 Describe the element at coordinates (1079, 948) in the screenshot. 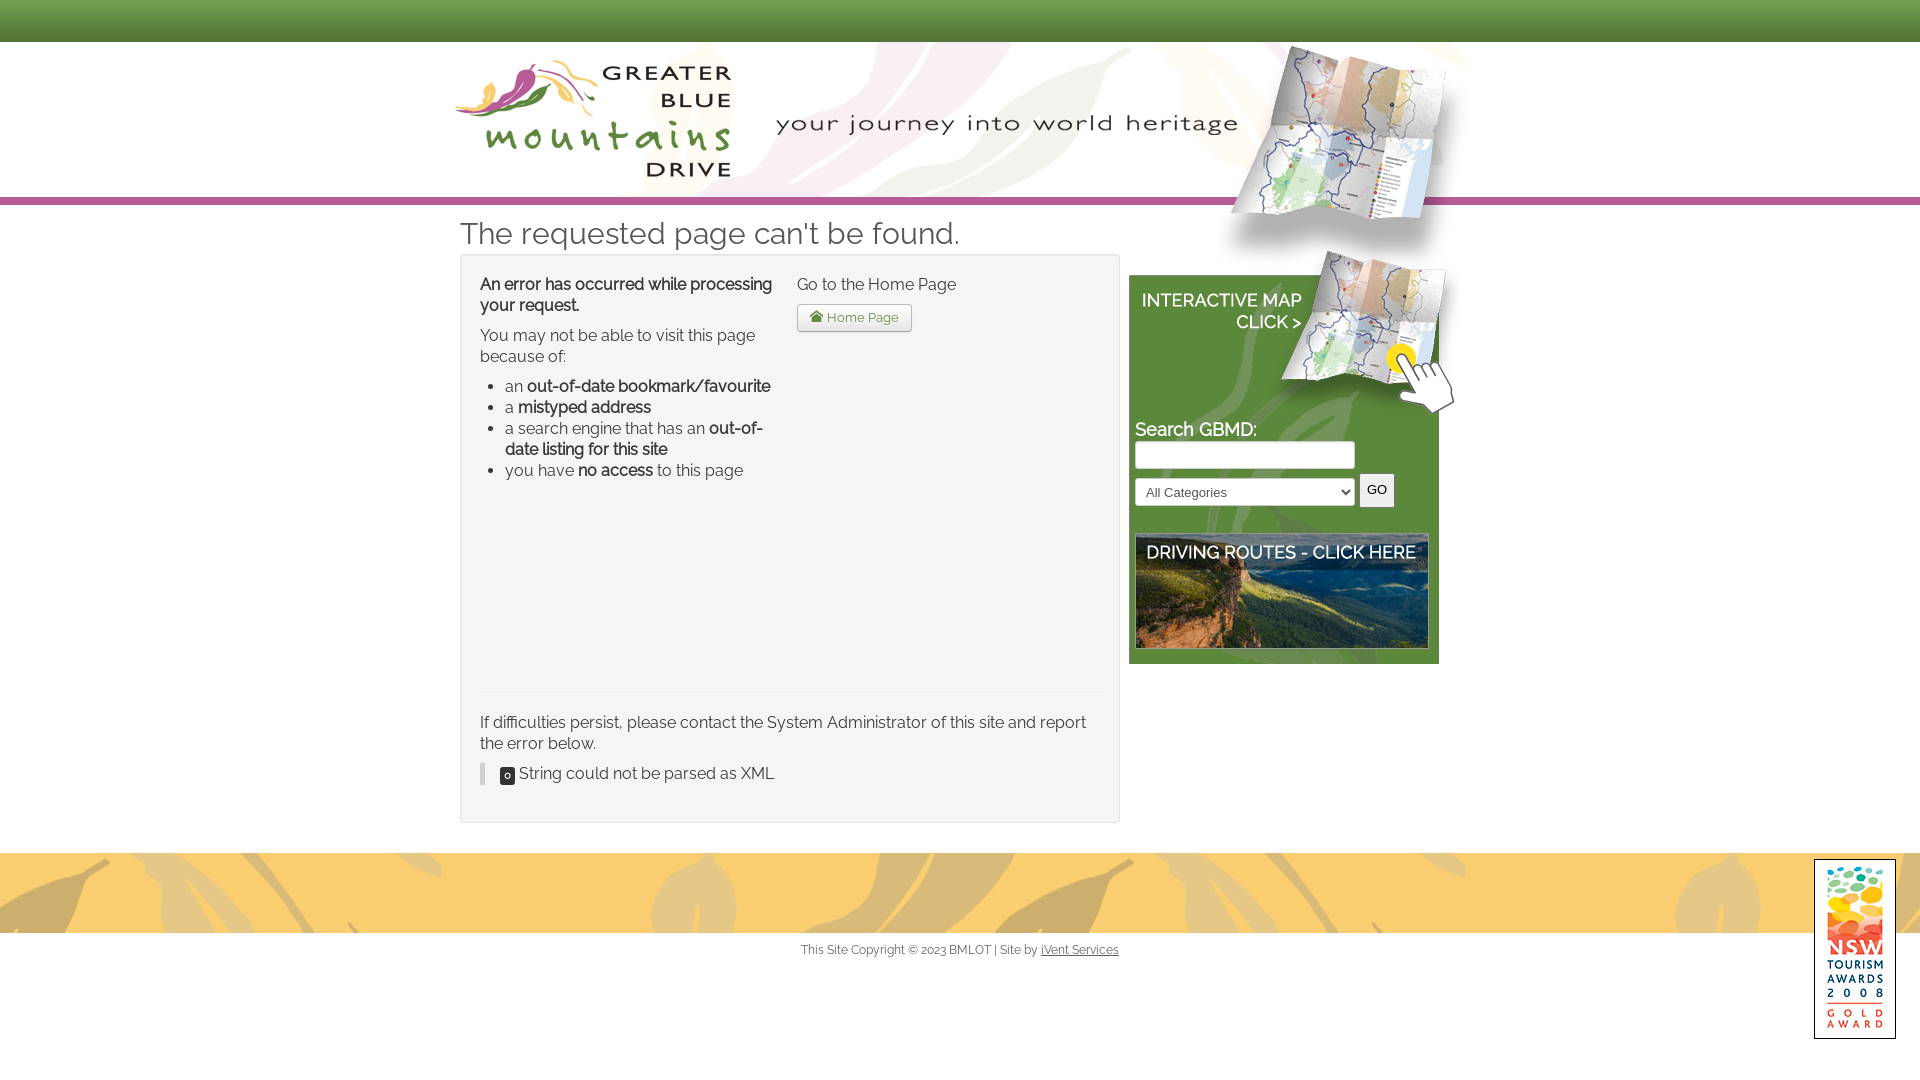

I see `'iVent Services'` at that location.